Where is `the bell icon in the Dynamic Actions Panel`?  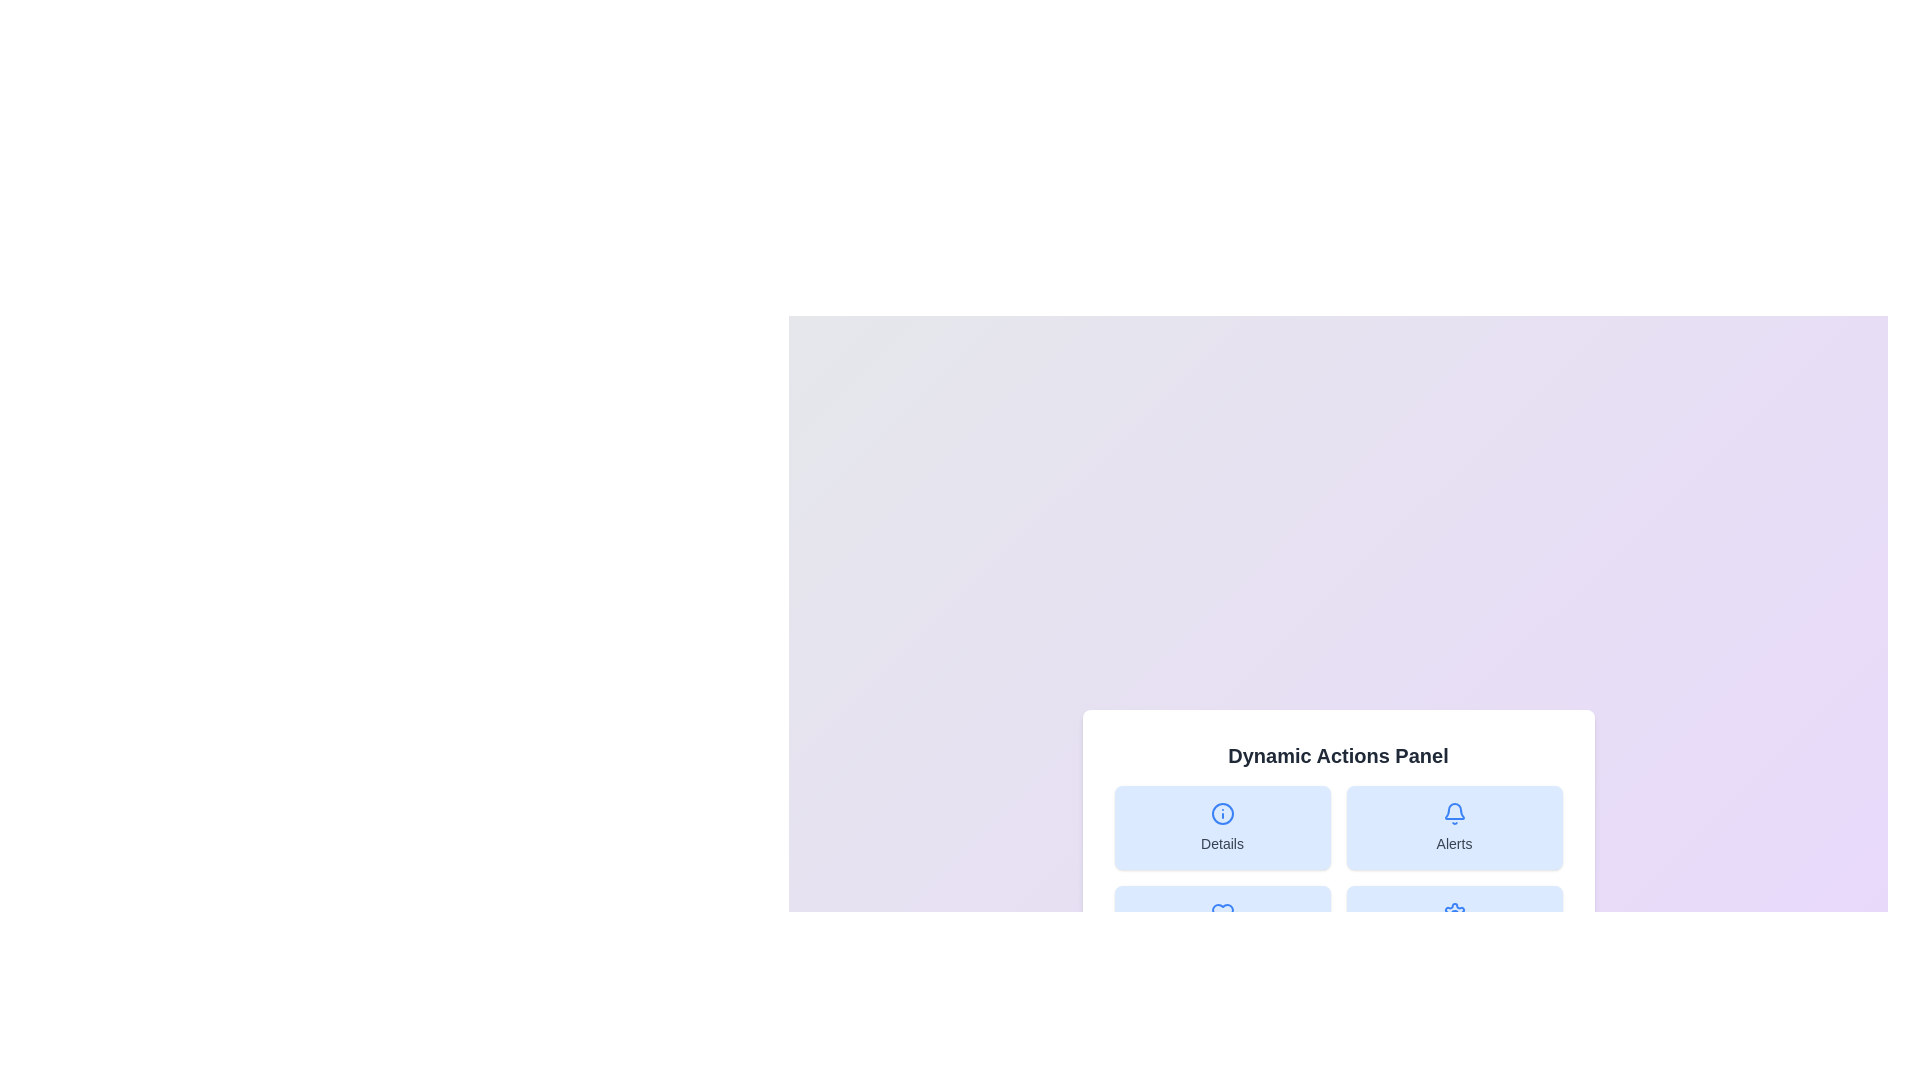
the bell icon in the Dynamic Actions Panel is located at coordinates (1454, 810).